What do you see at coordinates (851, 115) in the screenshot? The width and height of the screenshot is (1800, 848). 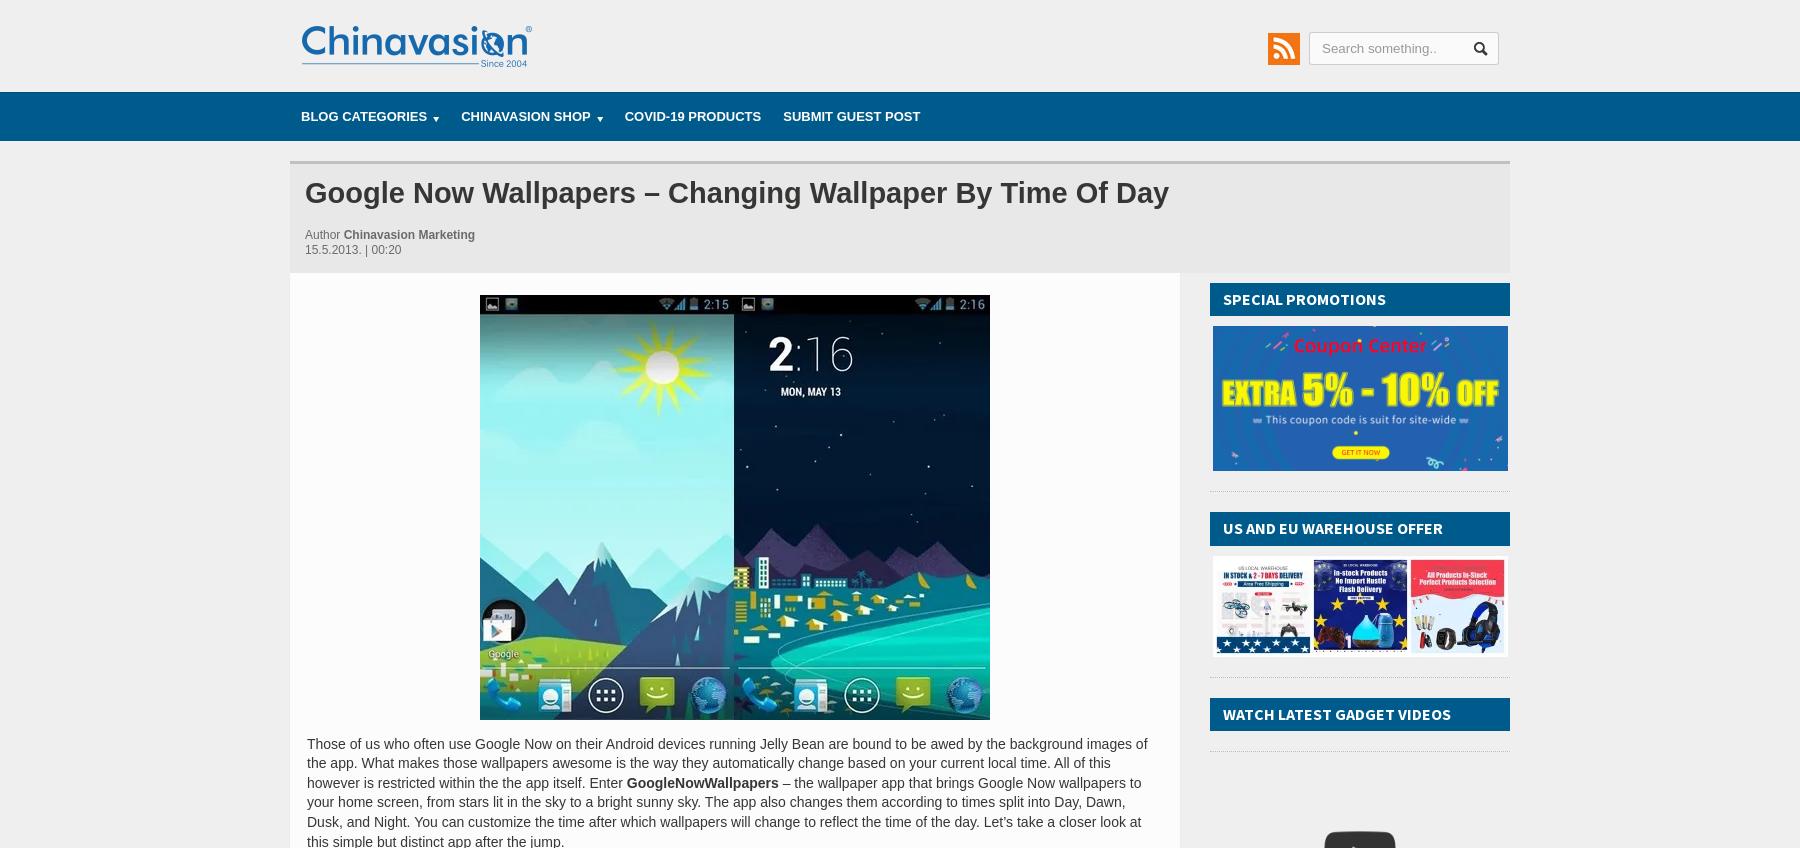 I see `'Submit Guest Post'` at bounding box center [851, 115].